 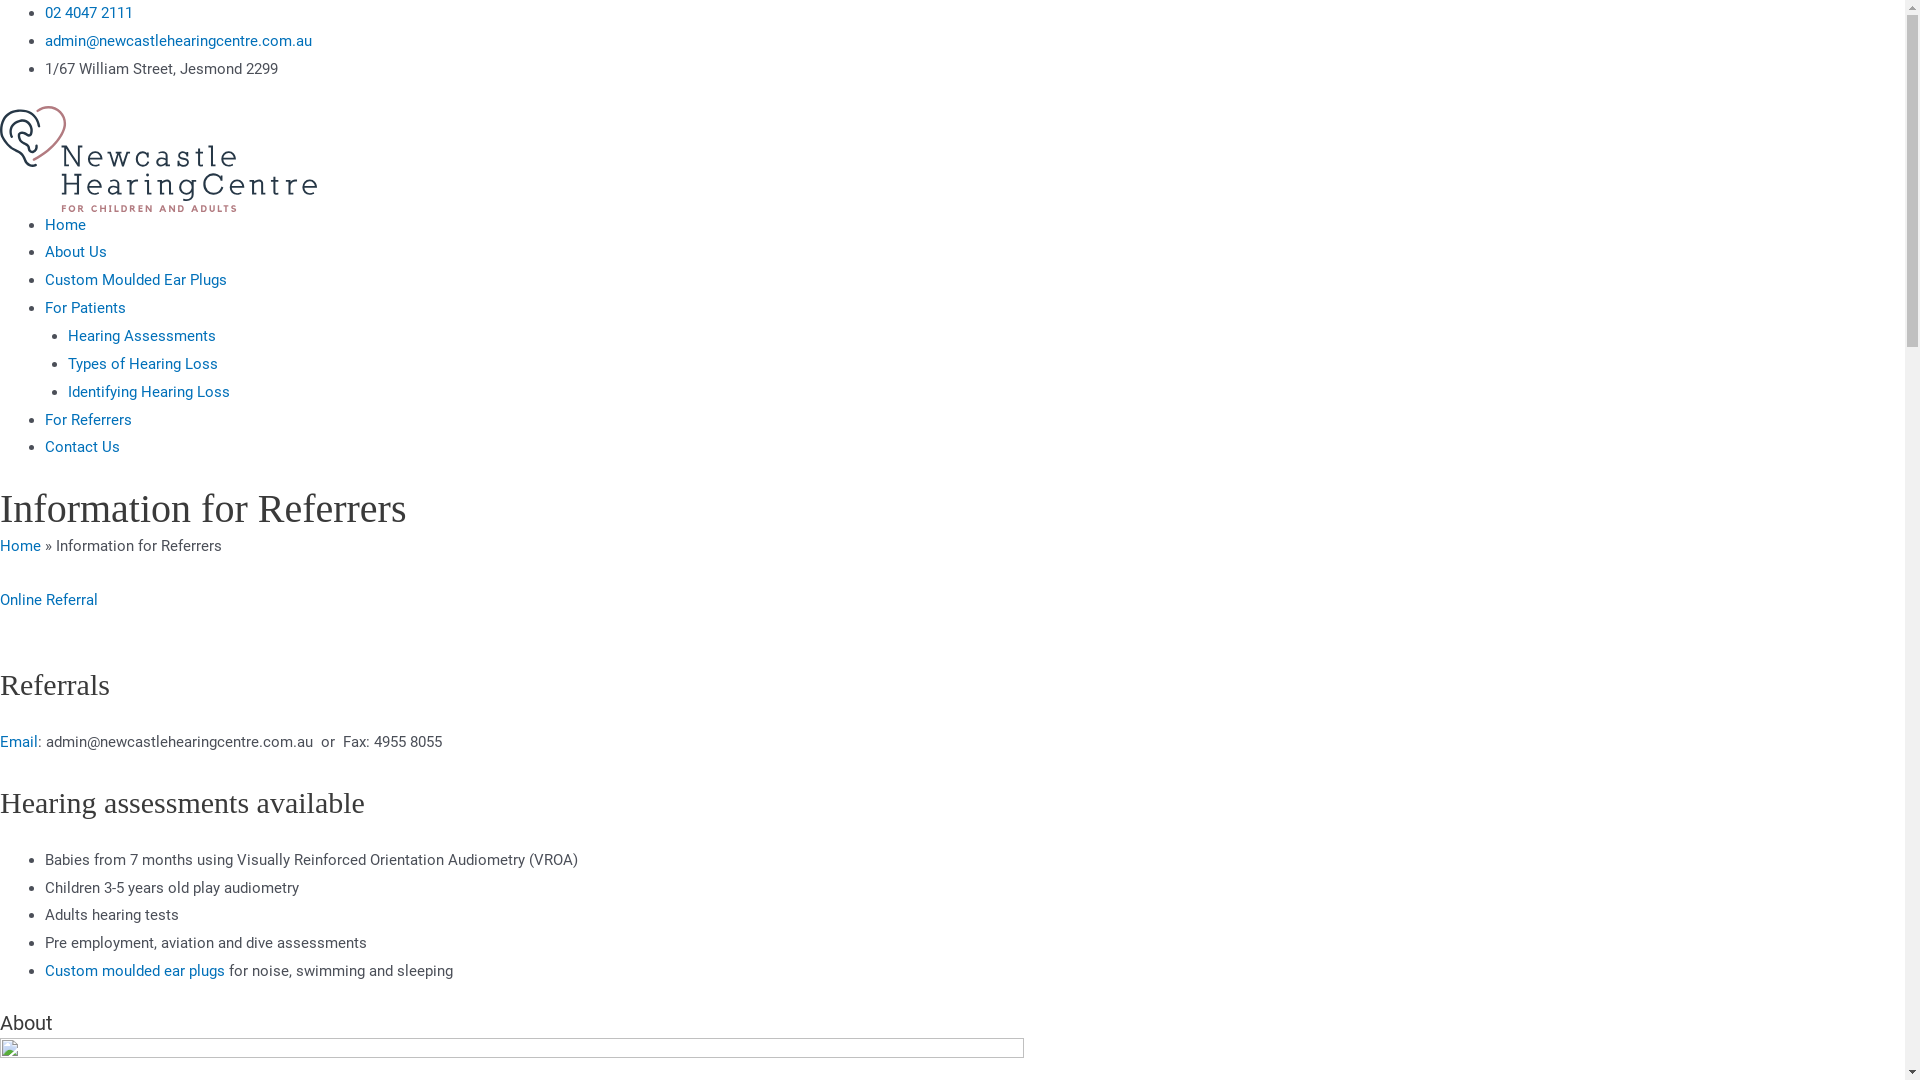 I want to click on 'Contact Us', so click(x=81, y=446).